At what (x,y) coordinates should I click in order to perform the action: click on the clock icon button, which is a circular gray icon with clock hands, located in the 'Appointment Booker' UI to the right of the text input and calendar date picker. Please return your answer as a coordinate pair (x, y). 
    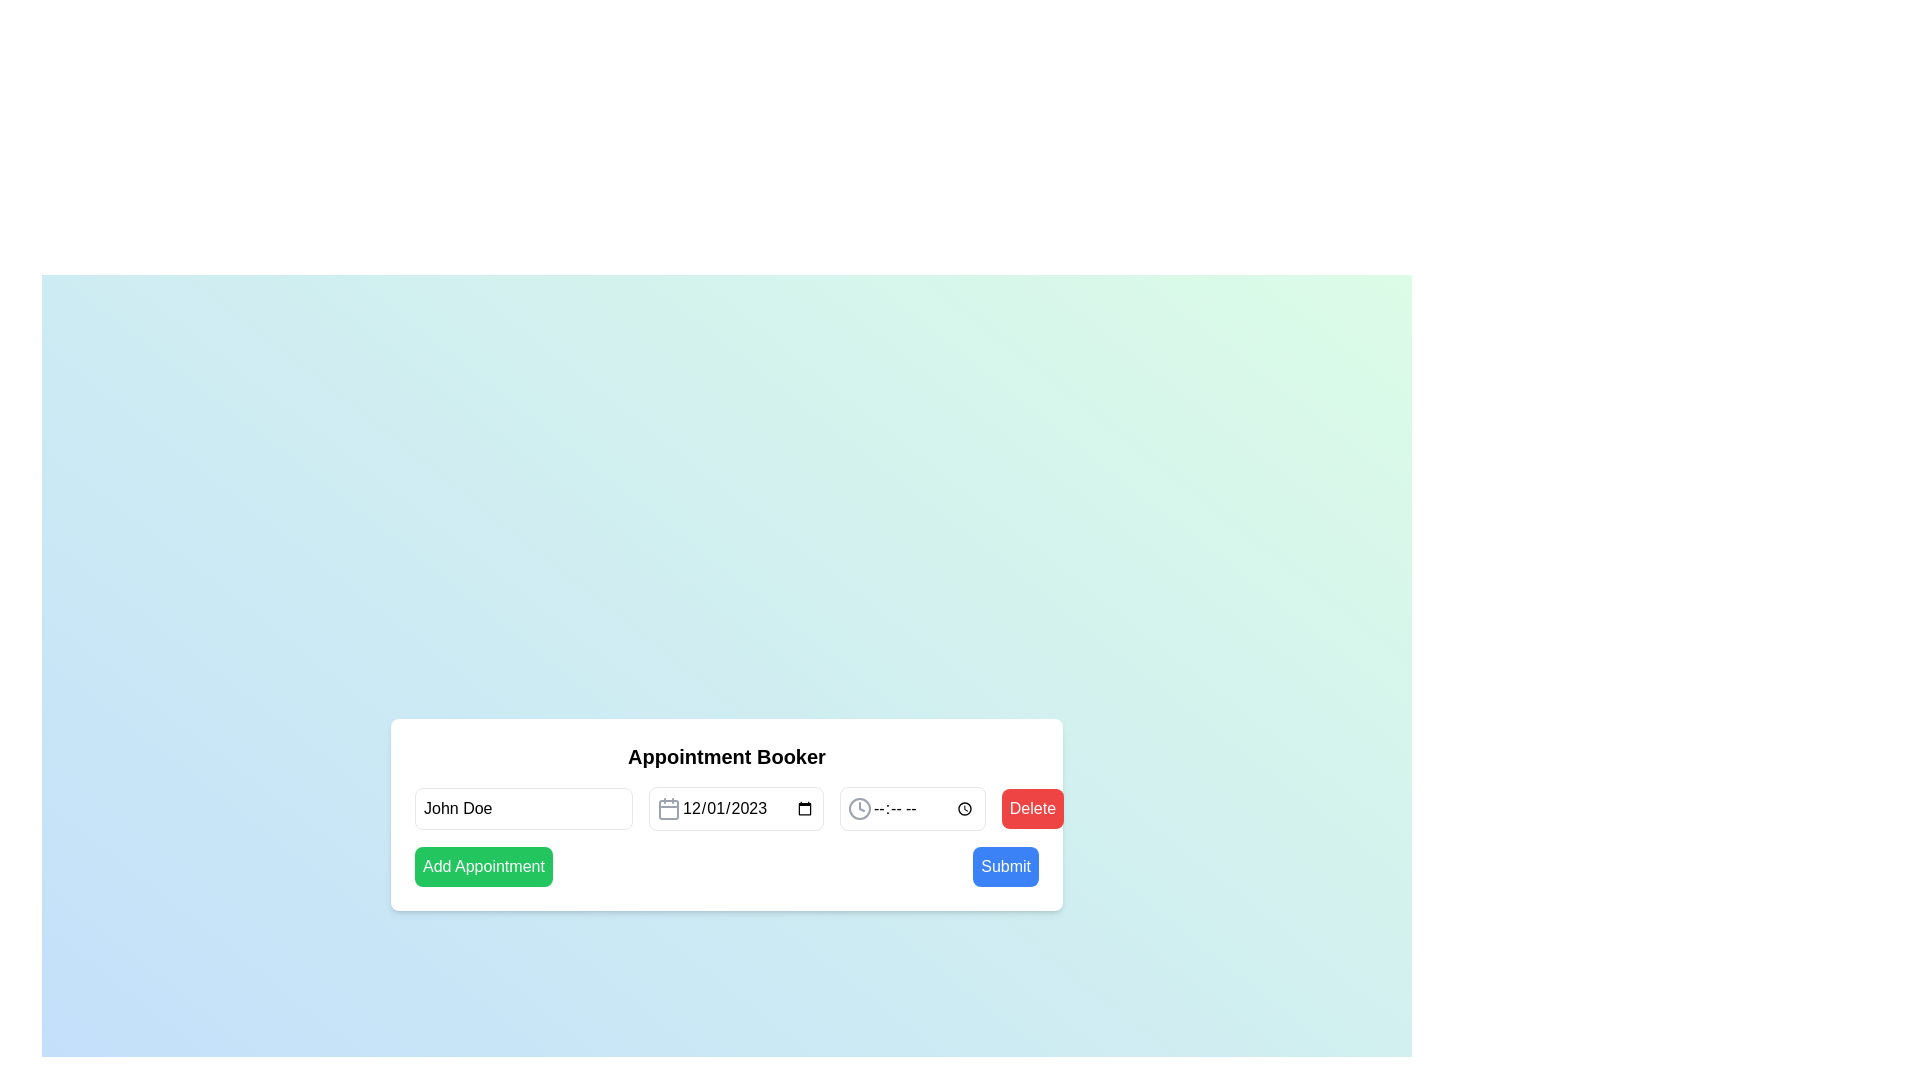
    Looking at the image, I should click on (859, 808).